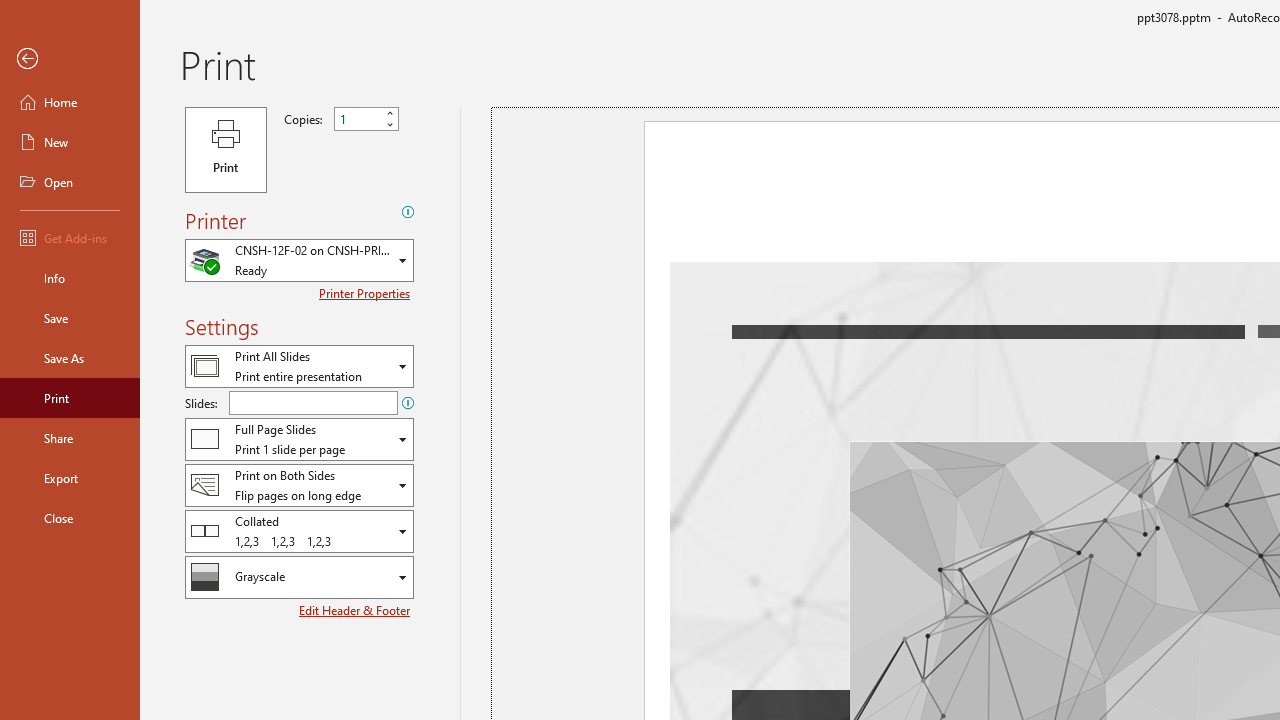 Image resolution: width=1280 pixels, height=720 pixels. I want to click on 'Edit Header & Footer', so click(356, 609).